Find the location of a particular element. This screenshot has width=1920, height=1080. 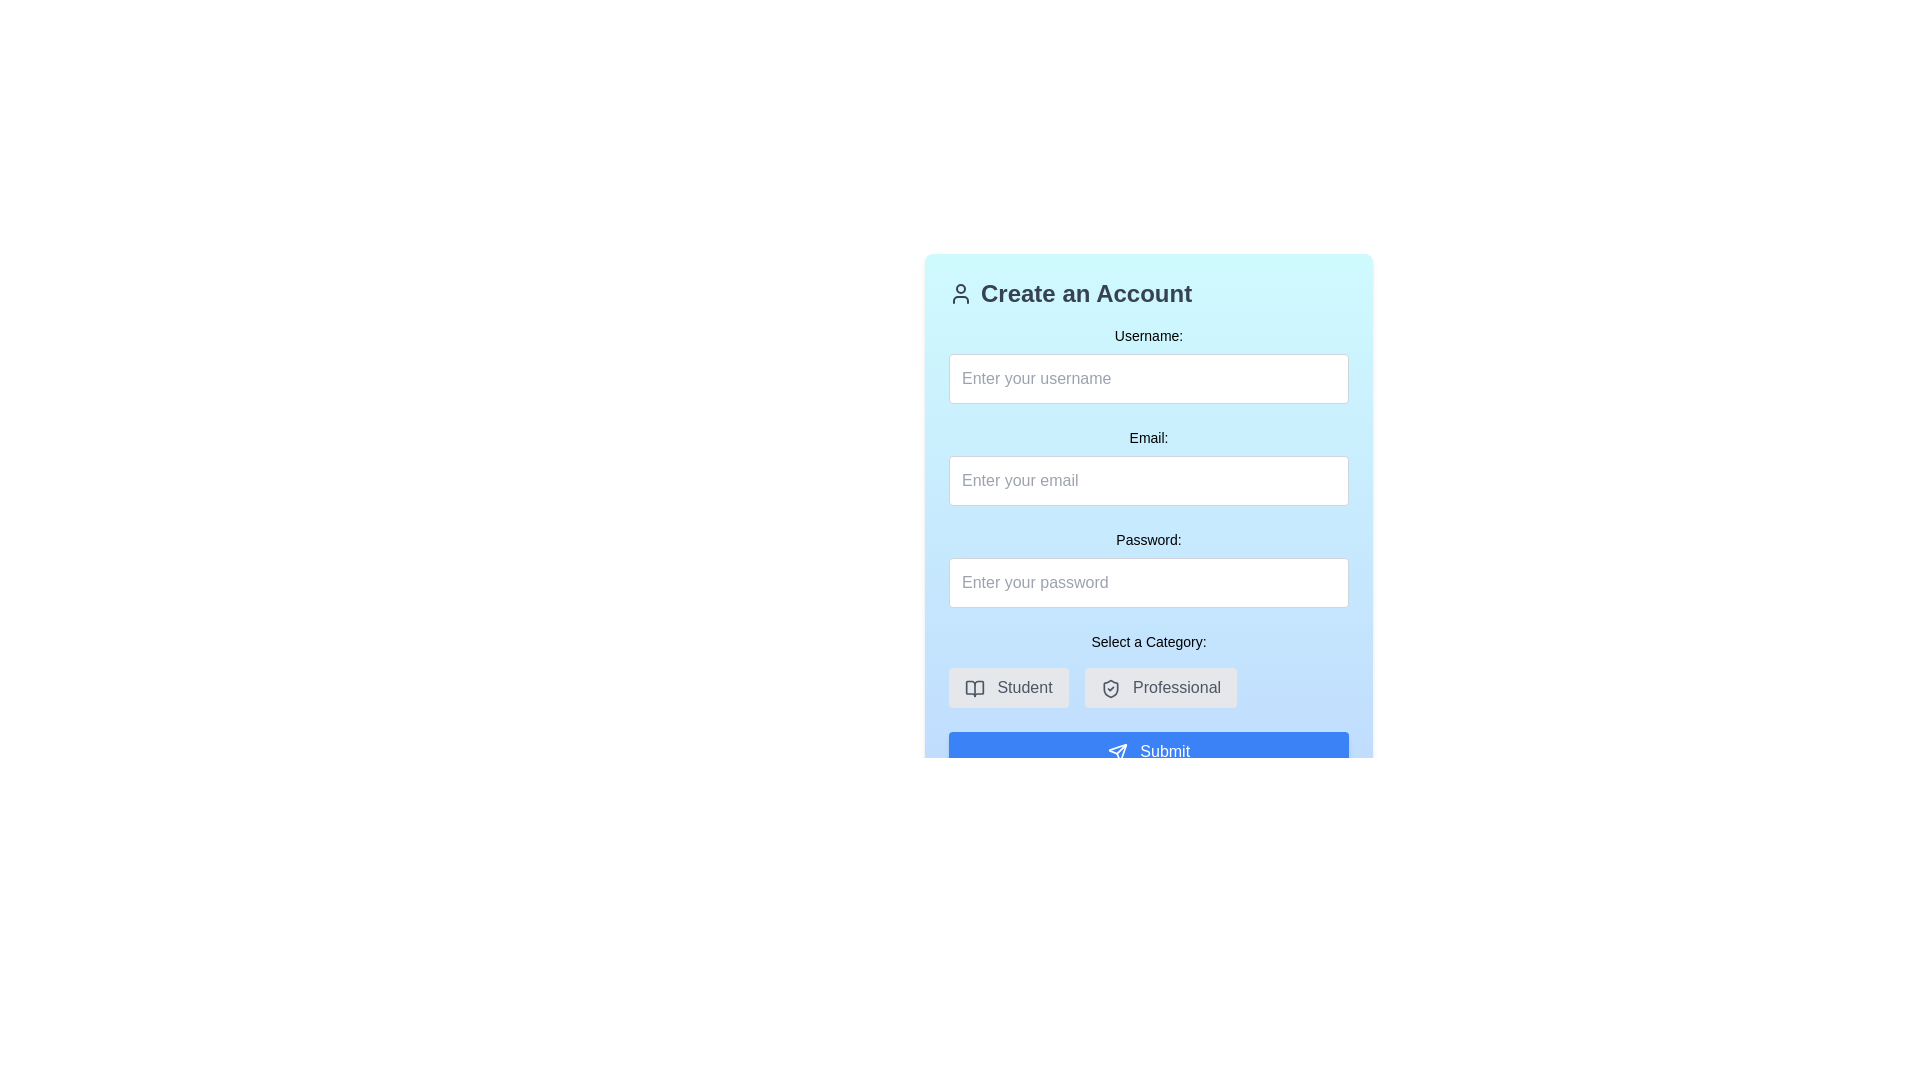

the icon located at the far-left side of the 'Submit' button, which serves as a visual cue for the 'Submit' action is located at coordinates (1116, 752).